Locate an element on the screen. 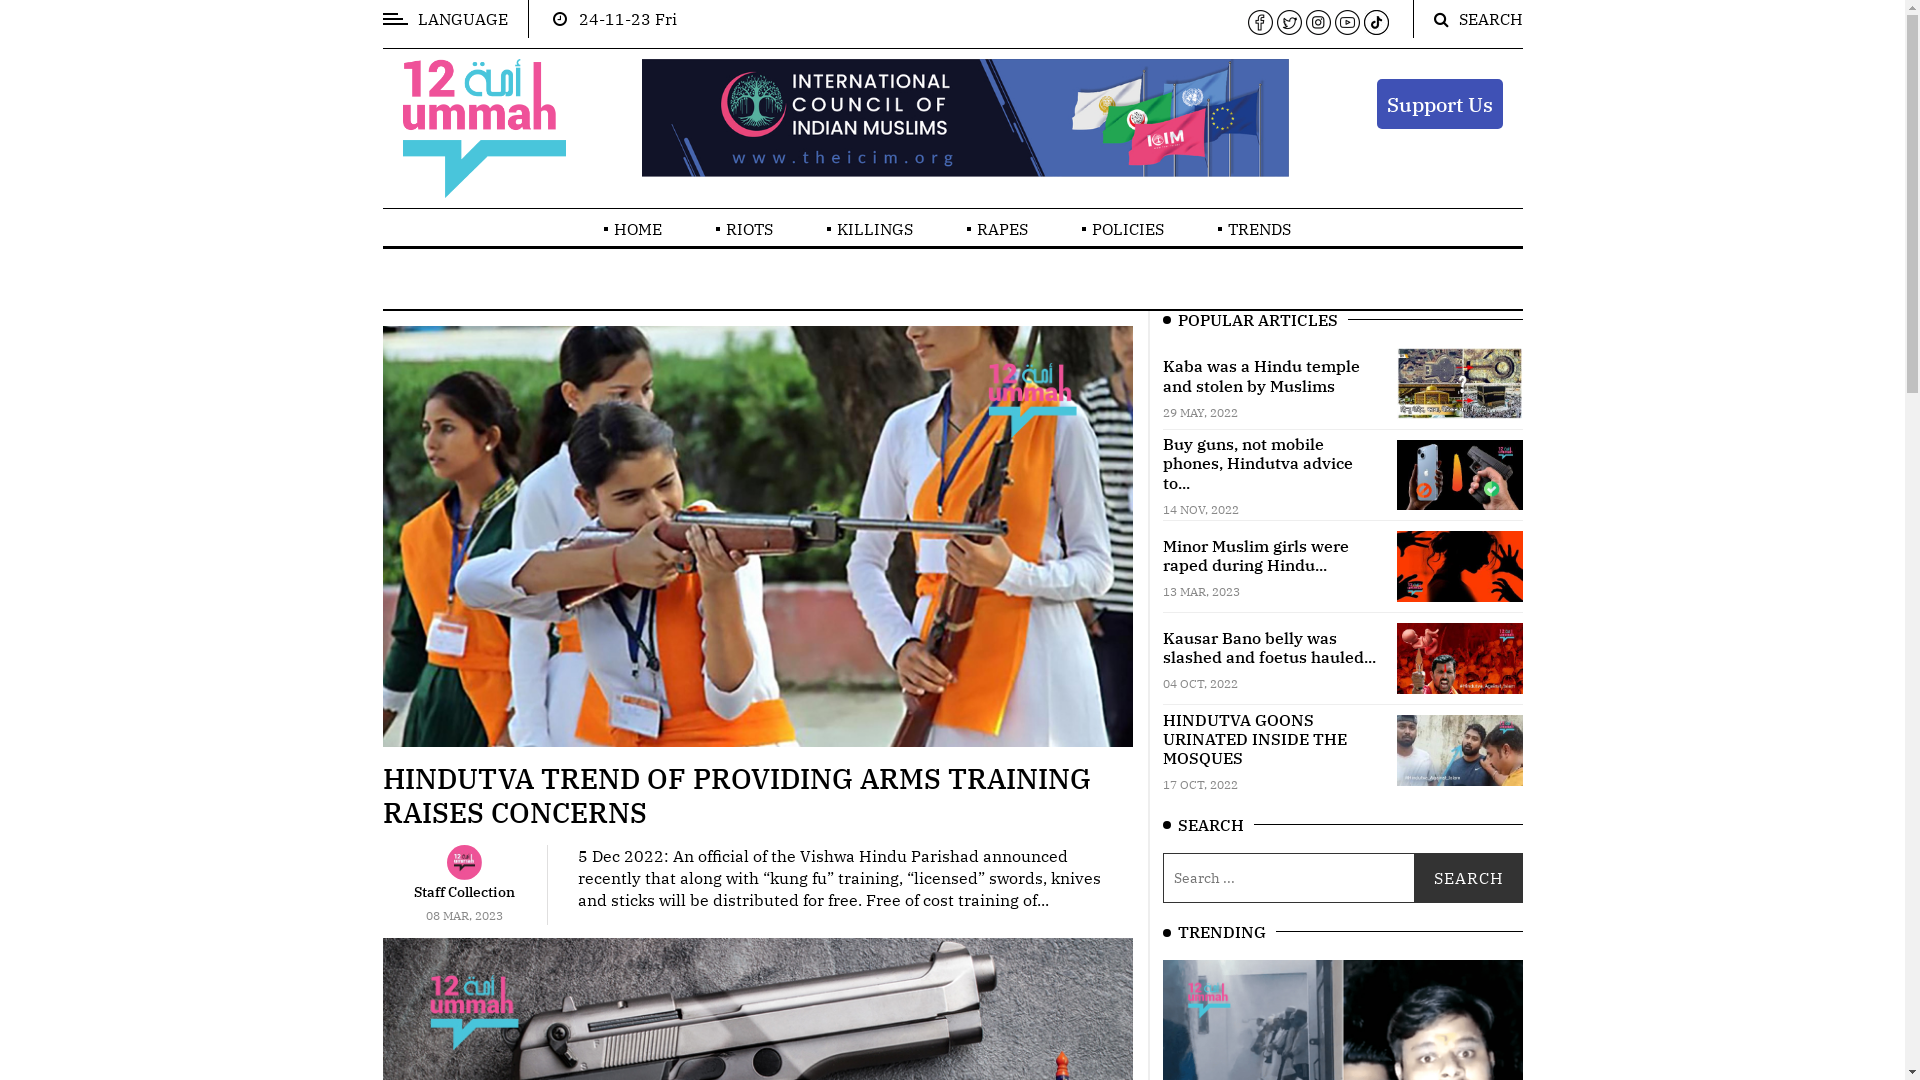 This screenshot has width=1920, height=1080. 'RAPES' is located at coordinates (977, 227).